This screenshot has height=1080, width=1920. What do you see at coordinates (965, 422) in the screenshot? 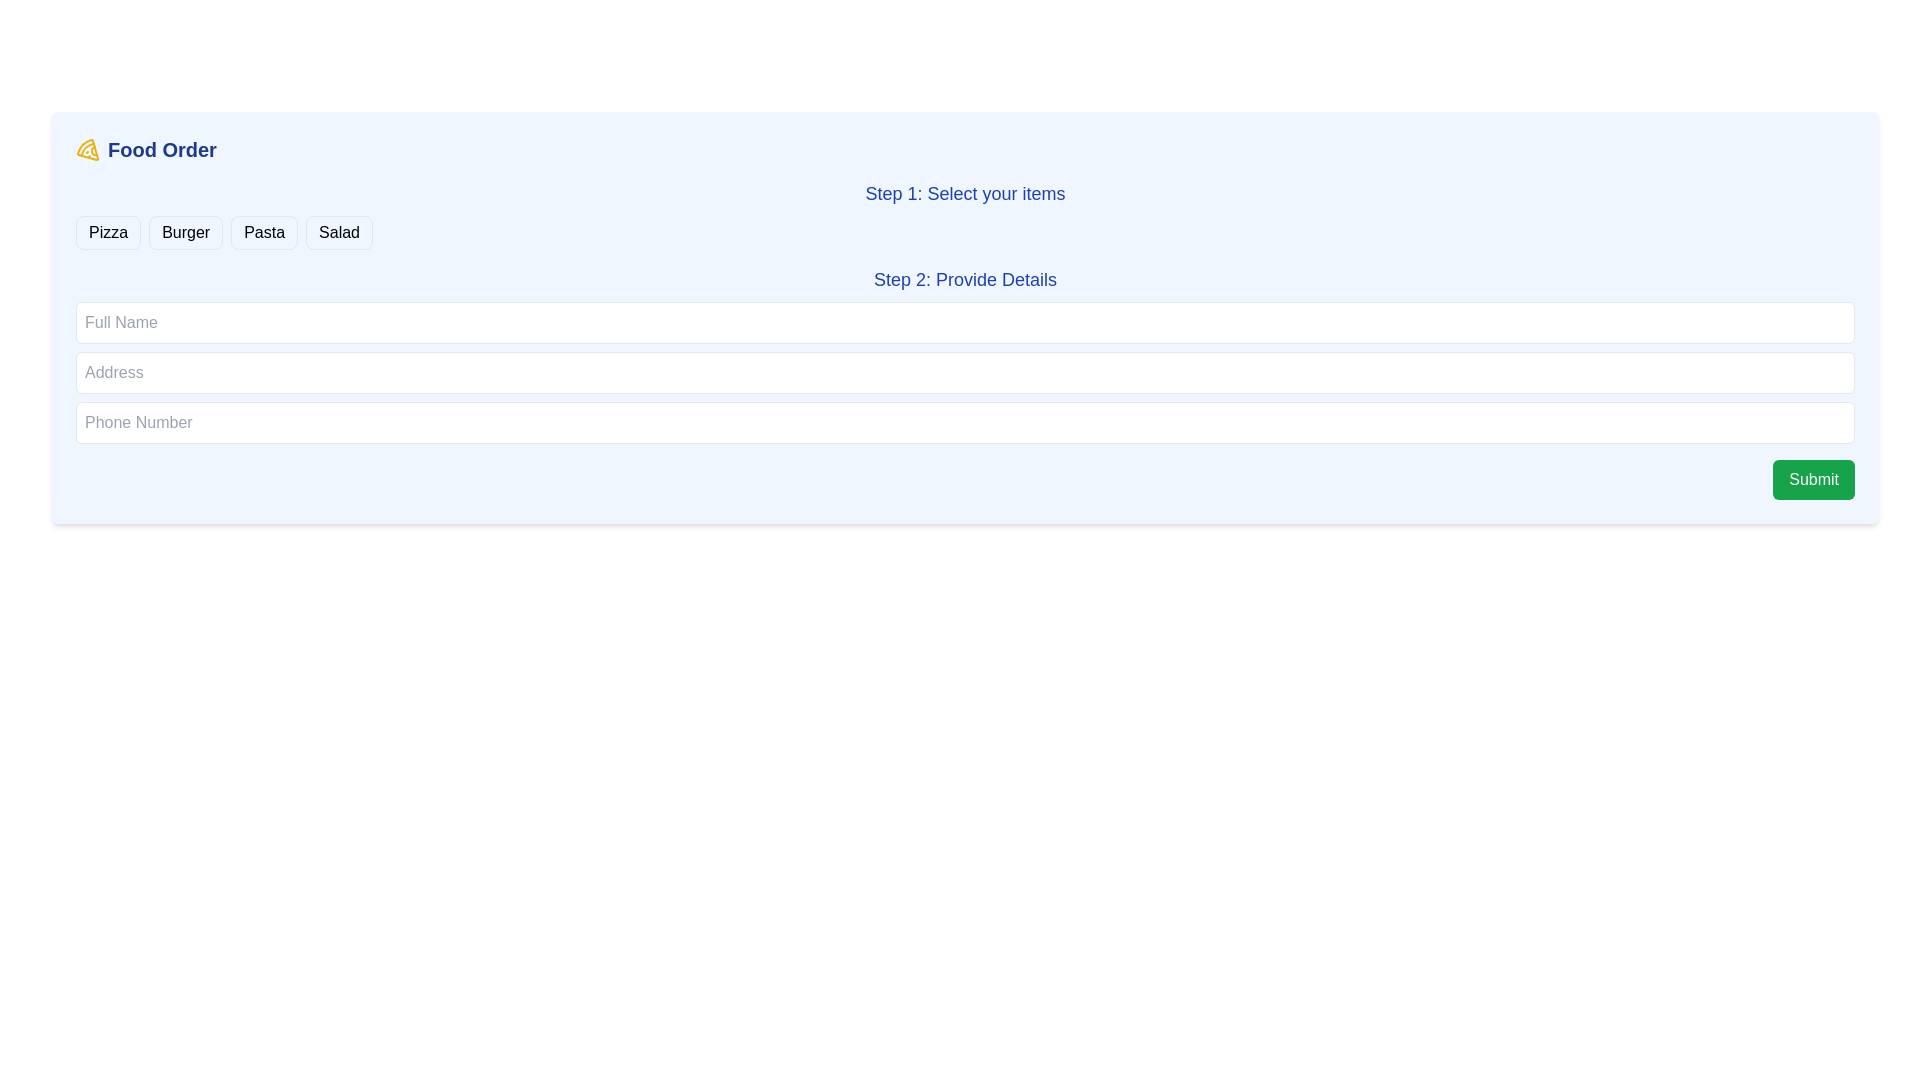
I see `the phone number input field to focus on it, which is located directly beneath the 'Address' field in the lower portion of the vertical list of input fields` at bounding box center [965, 422].